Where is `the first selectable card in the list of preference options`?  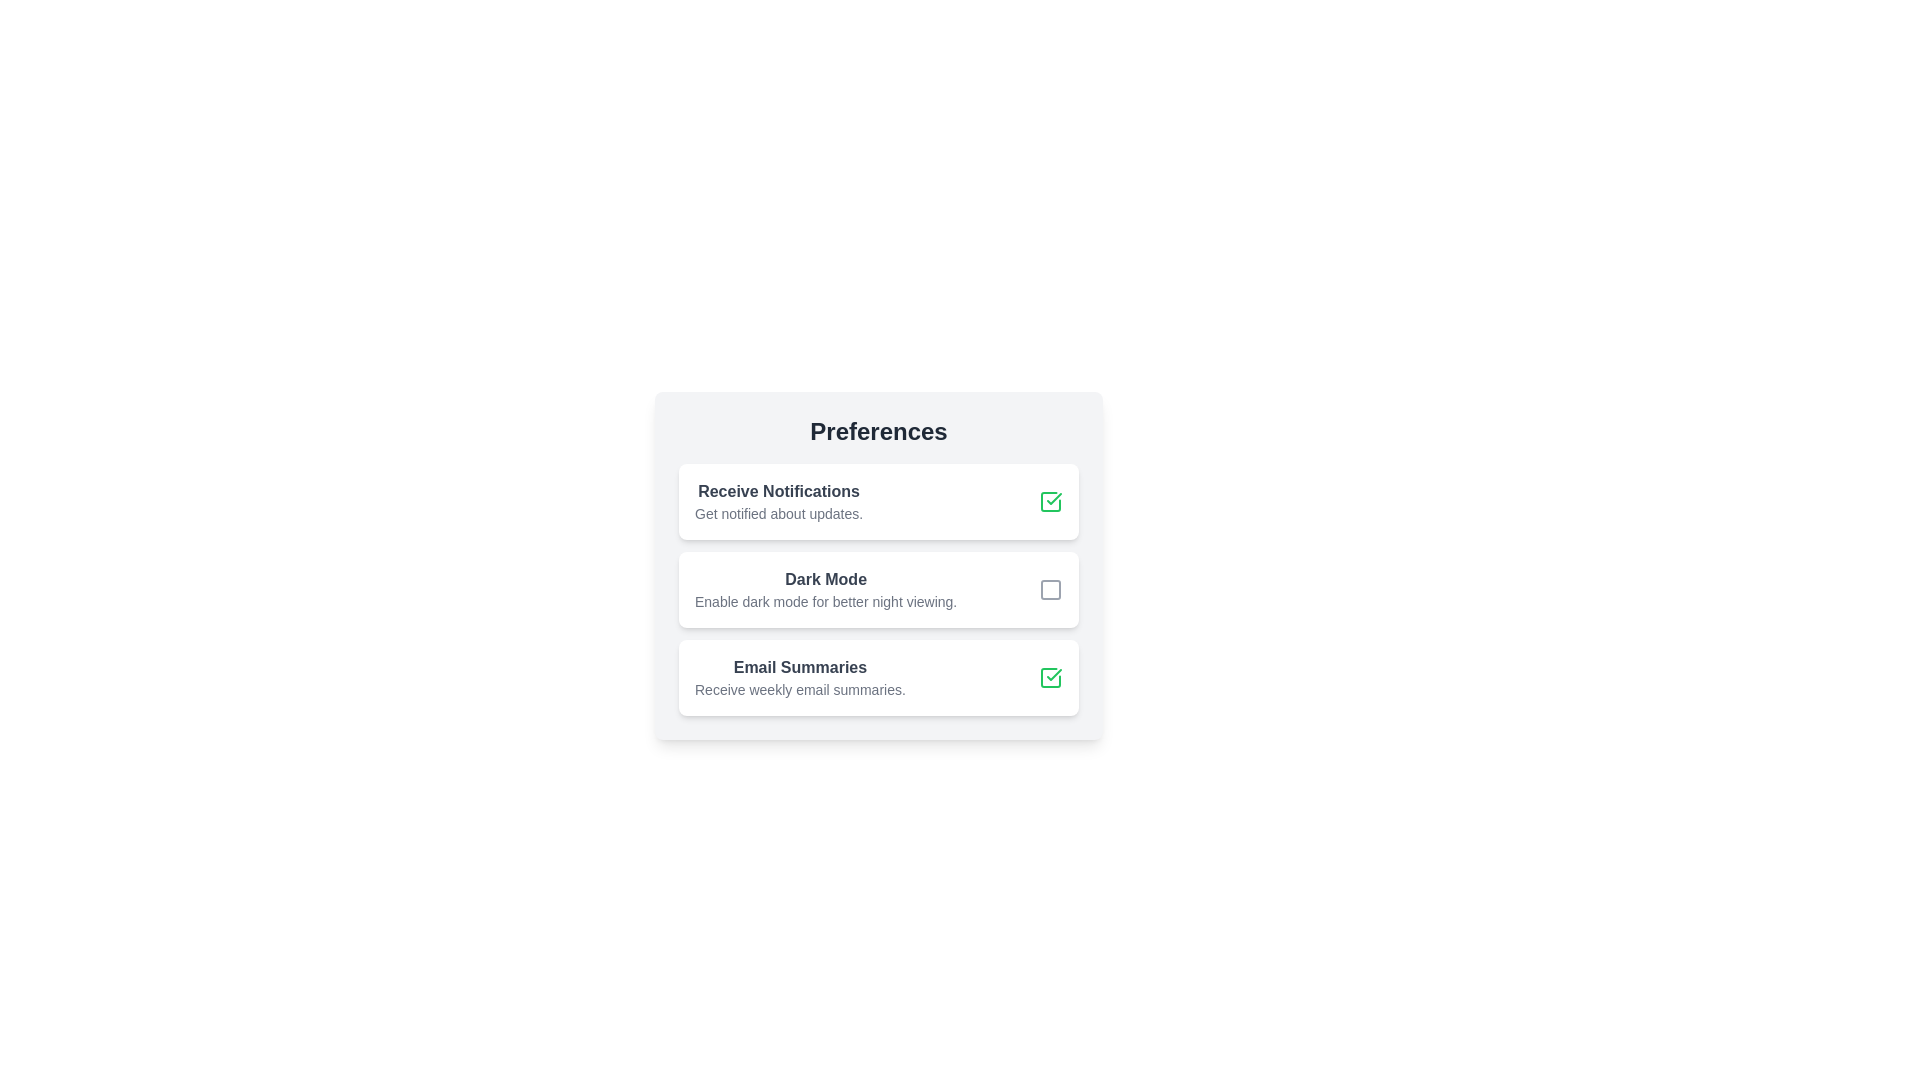
the first selectable card in the list of preference options is located at coordinates (878, 500).